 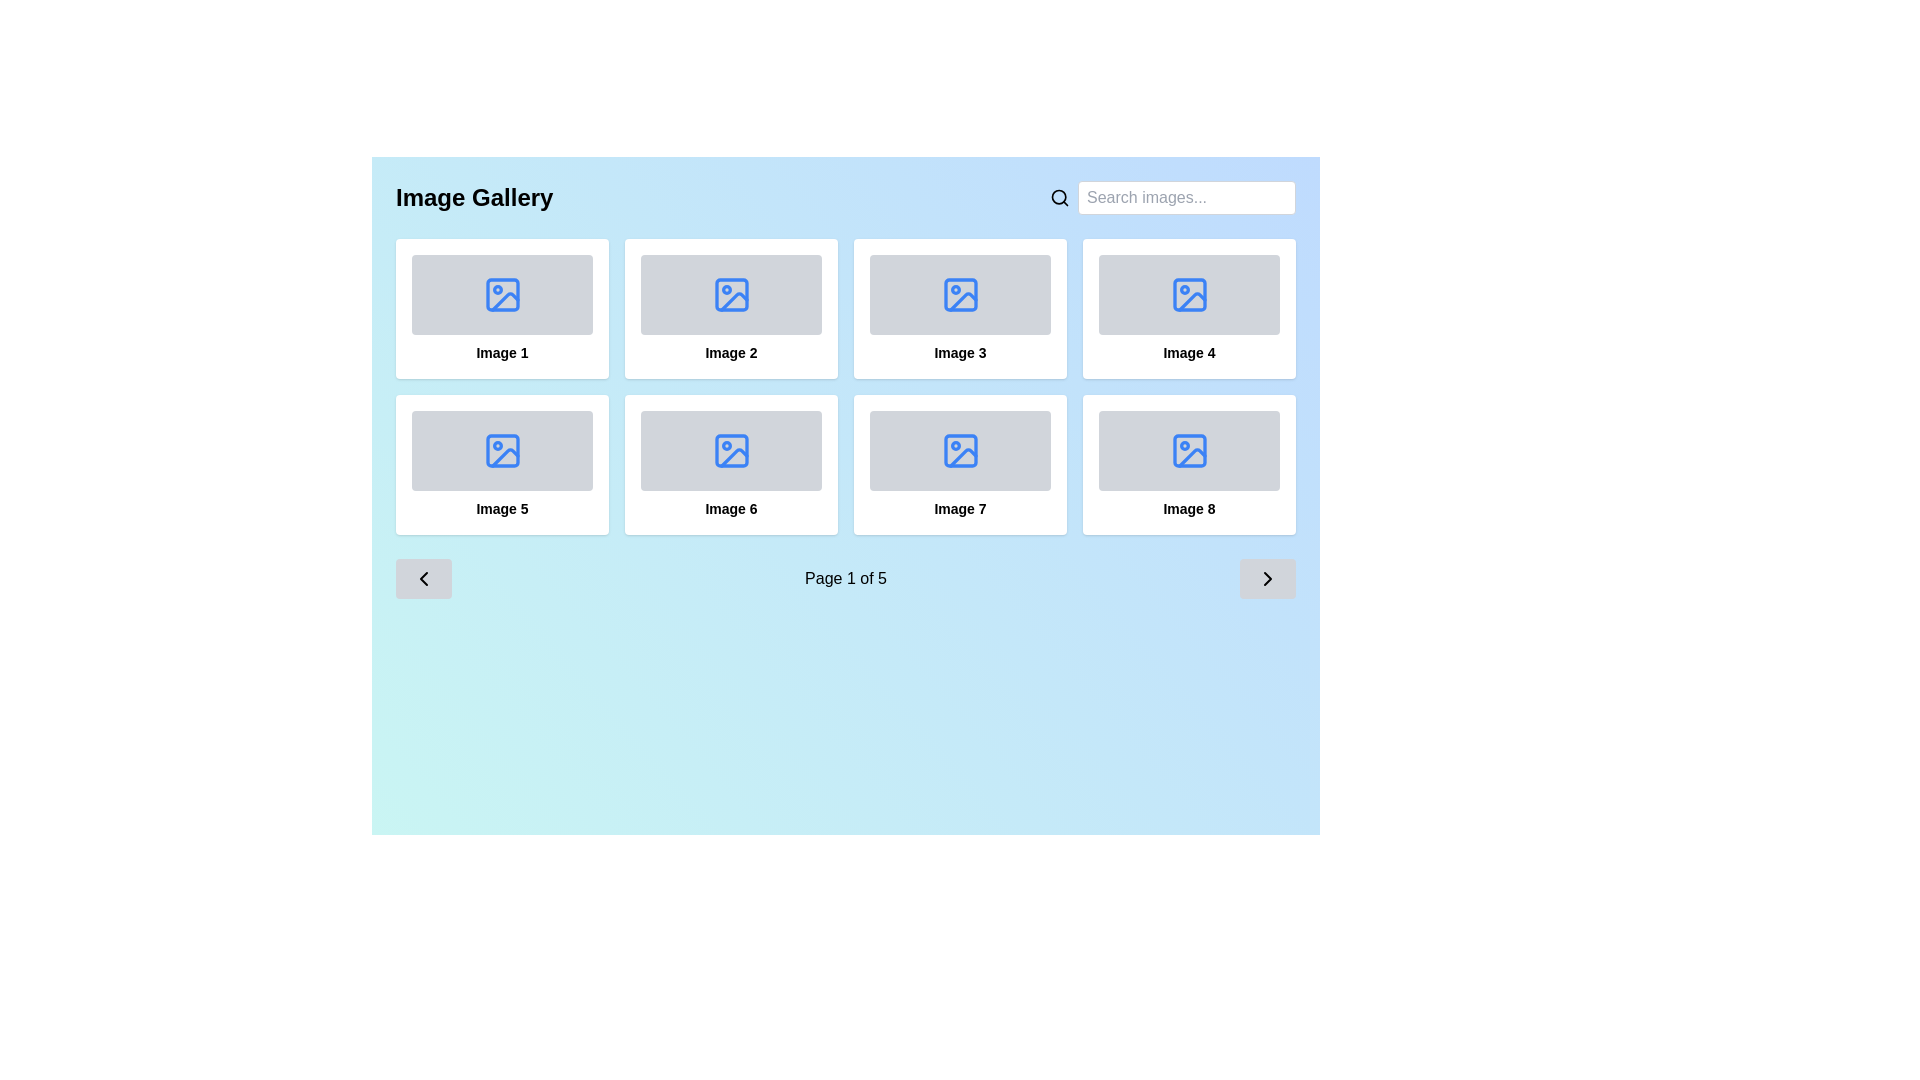 I want to click on the image placeholder, so click(x=1189, y=294).